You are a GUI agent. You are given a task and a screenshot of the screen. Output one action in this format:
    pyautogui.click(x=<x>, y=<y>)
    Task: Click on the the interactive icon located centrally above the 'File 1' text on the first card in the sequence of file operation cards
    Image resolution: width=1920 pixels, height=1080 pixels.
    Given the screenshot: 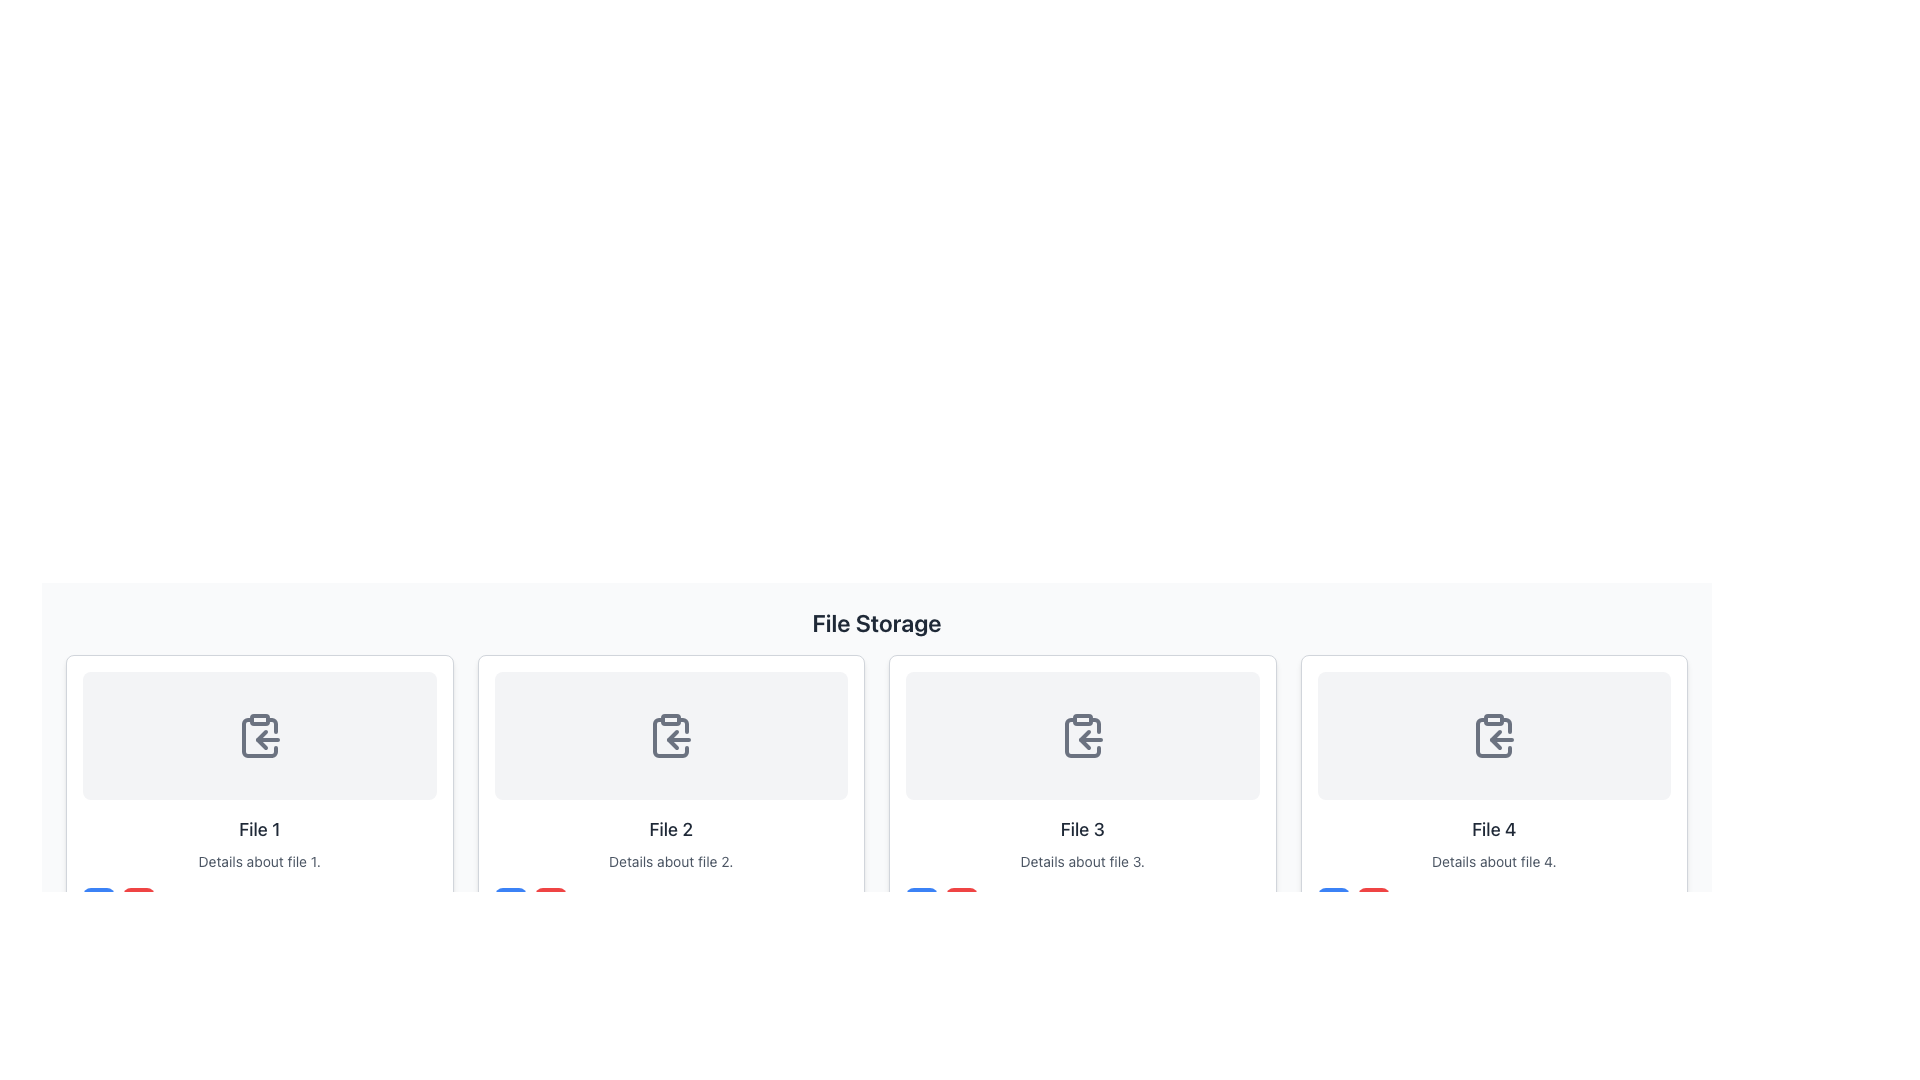 What is the action you would take?
    pyautogui.click(x=258, y=736)
    